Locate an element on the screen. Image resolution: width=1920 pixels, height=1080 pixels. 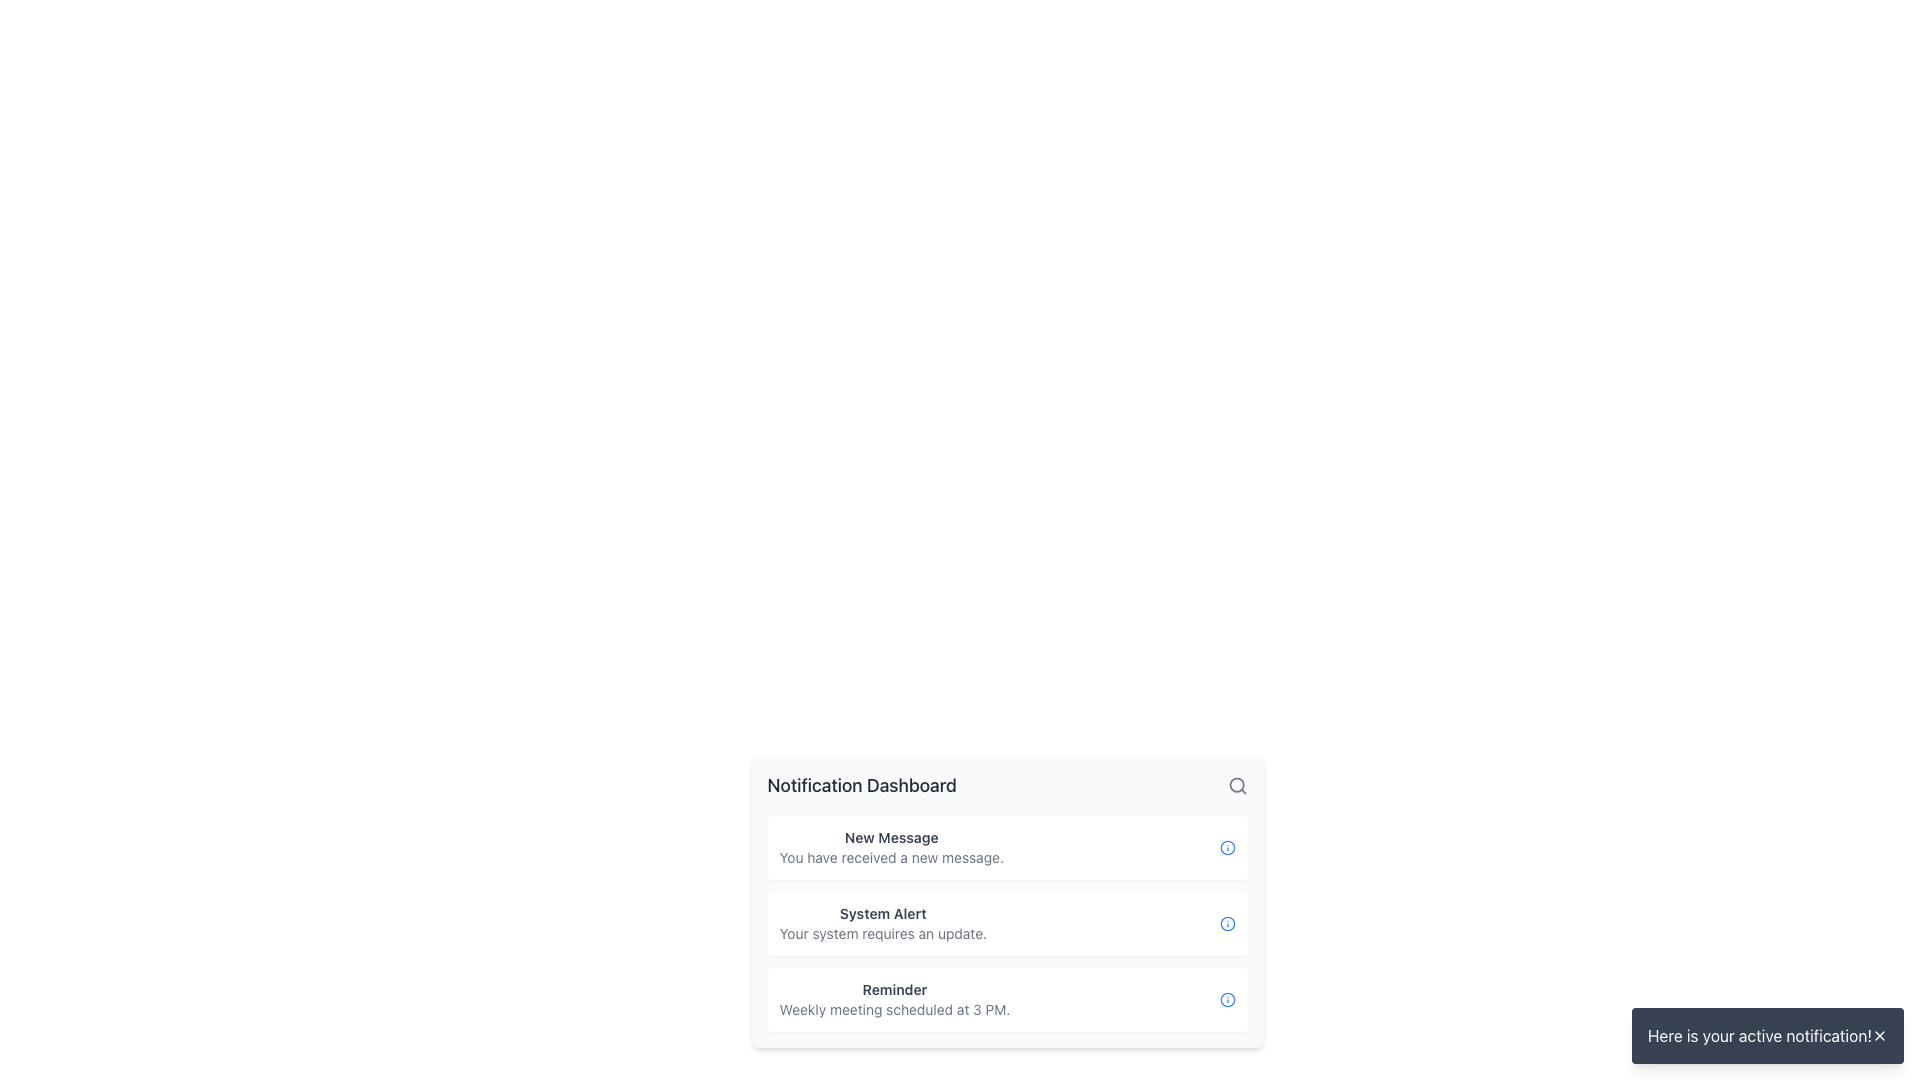
notification text from the second notification item in the notification dashboard, which displays a system alert message regarding required system updates is located at coordinates (882, 924).